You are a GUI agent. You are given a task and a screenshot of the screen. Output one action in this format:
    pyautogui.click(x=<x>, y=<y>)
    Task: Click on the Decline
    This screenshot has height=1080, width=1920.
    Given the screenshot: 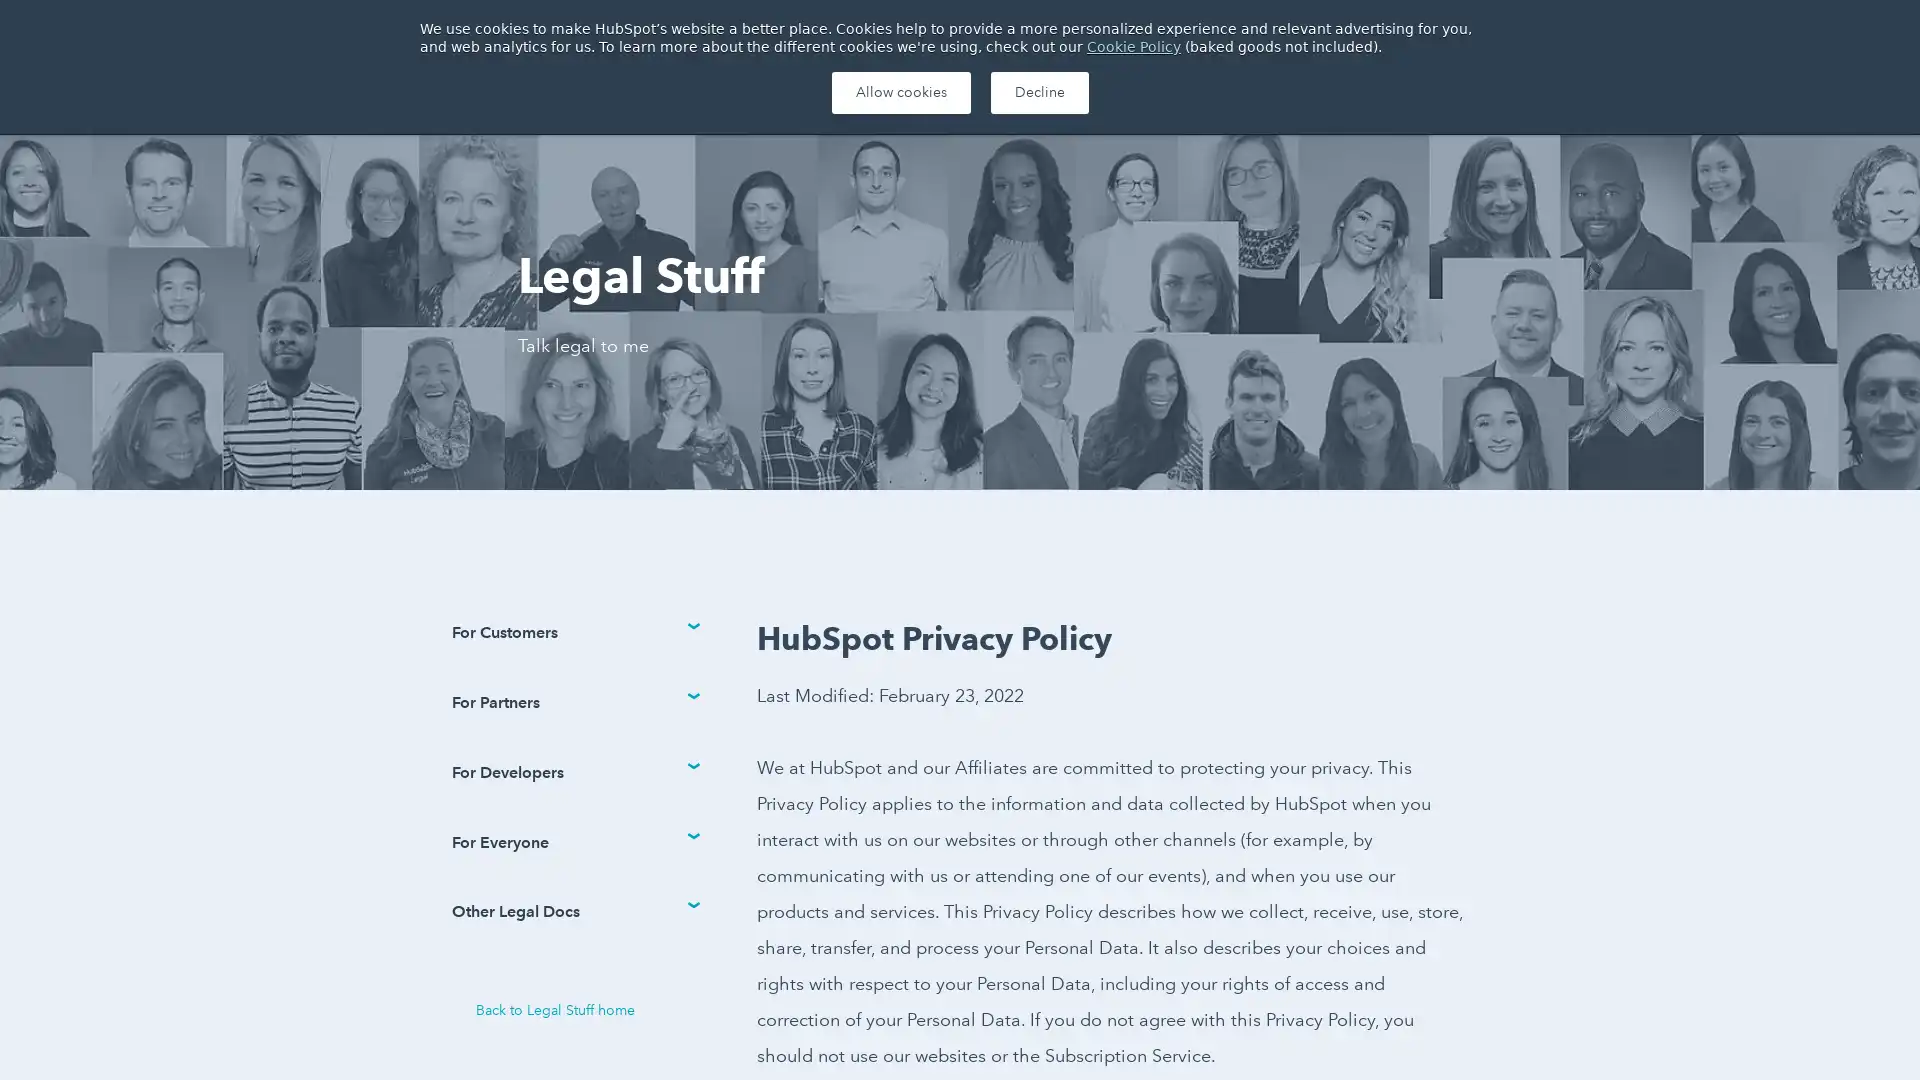 What is the action you would take?
    pyautogui.click(x=1038, y=92)
    